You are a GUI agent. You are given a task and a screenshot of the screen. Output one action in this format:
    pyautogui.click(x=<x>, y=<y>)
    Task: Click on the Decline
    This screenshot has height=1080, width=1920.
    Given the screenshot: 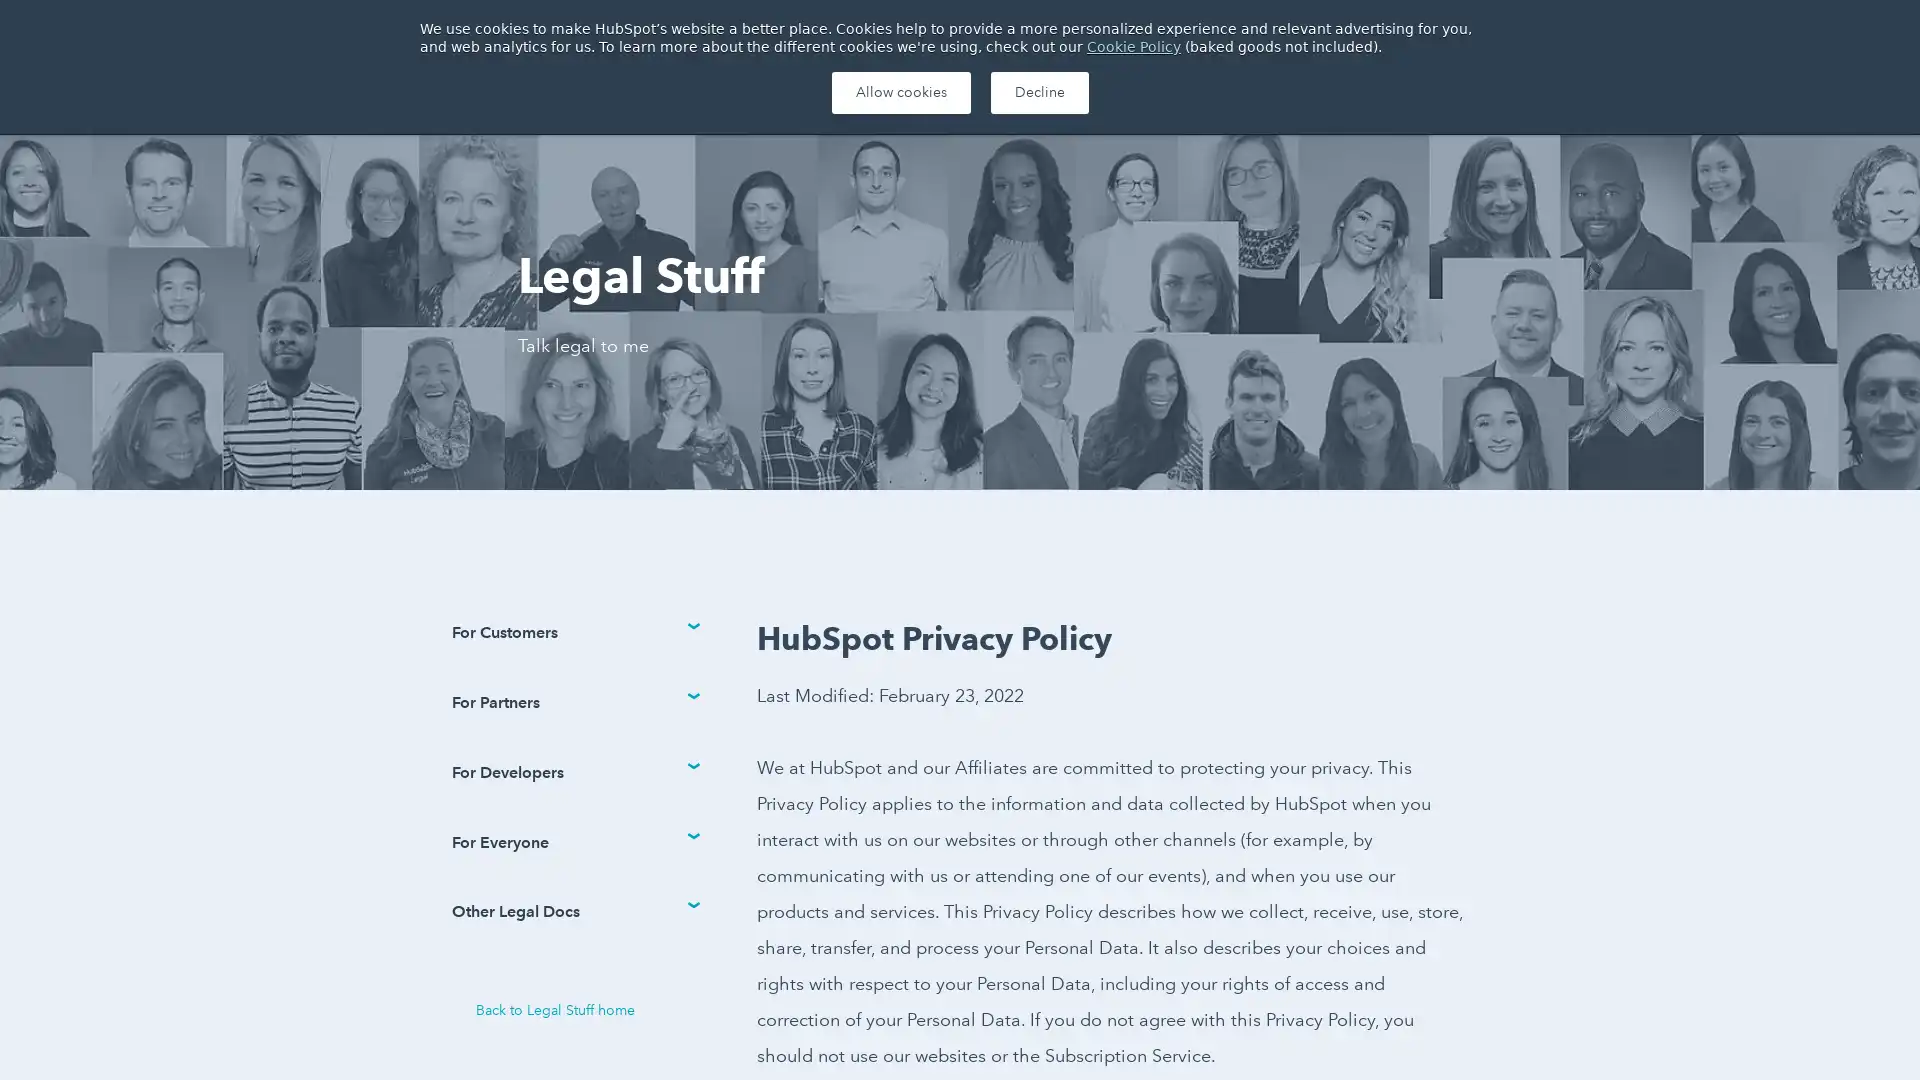 What is the action you would take?
    pyautogui.click(x=1038, y=92)
    